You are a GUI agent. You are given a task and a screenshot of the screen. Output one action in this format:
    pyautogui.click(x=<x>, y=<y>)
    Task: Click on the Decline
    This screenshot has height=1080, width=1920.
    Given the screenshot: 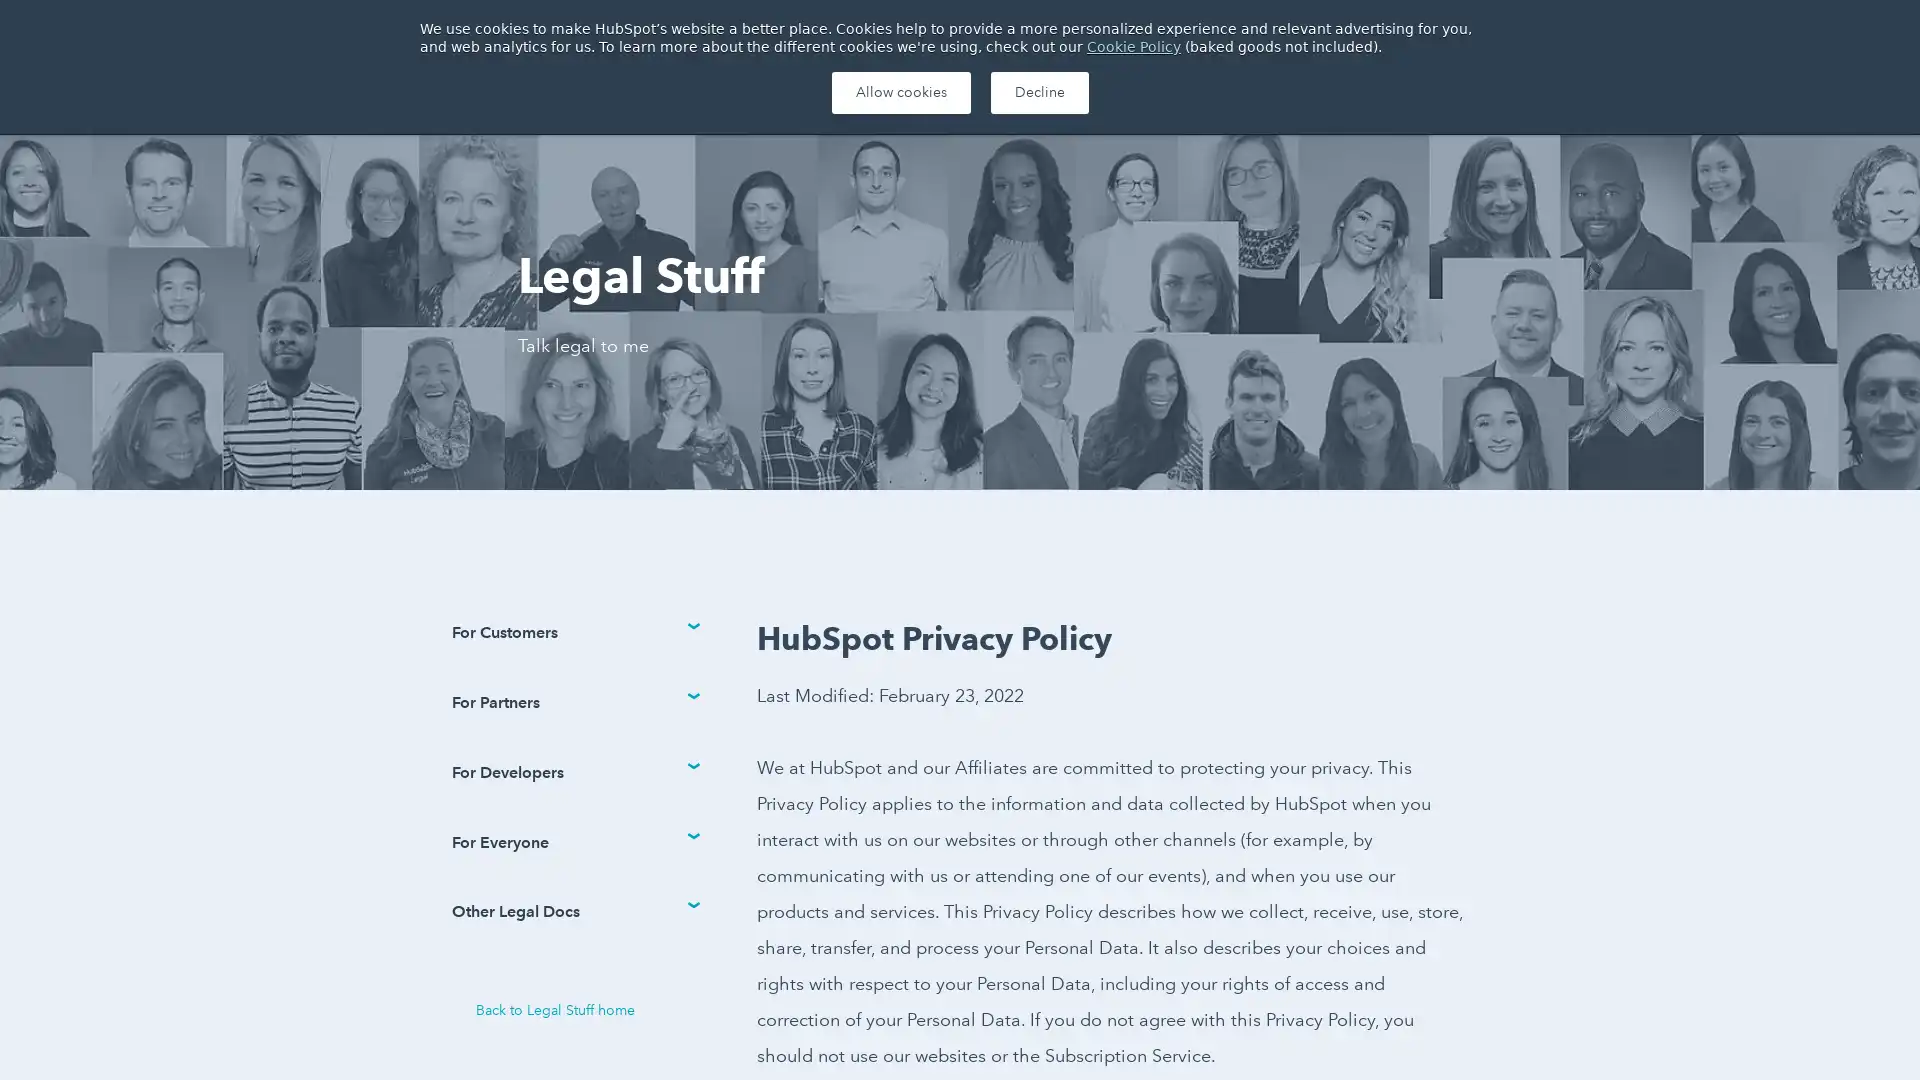 What is the action you would take?
    pyautogui.click(x=1038, y=92)
    